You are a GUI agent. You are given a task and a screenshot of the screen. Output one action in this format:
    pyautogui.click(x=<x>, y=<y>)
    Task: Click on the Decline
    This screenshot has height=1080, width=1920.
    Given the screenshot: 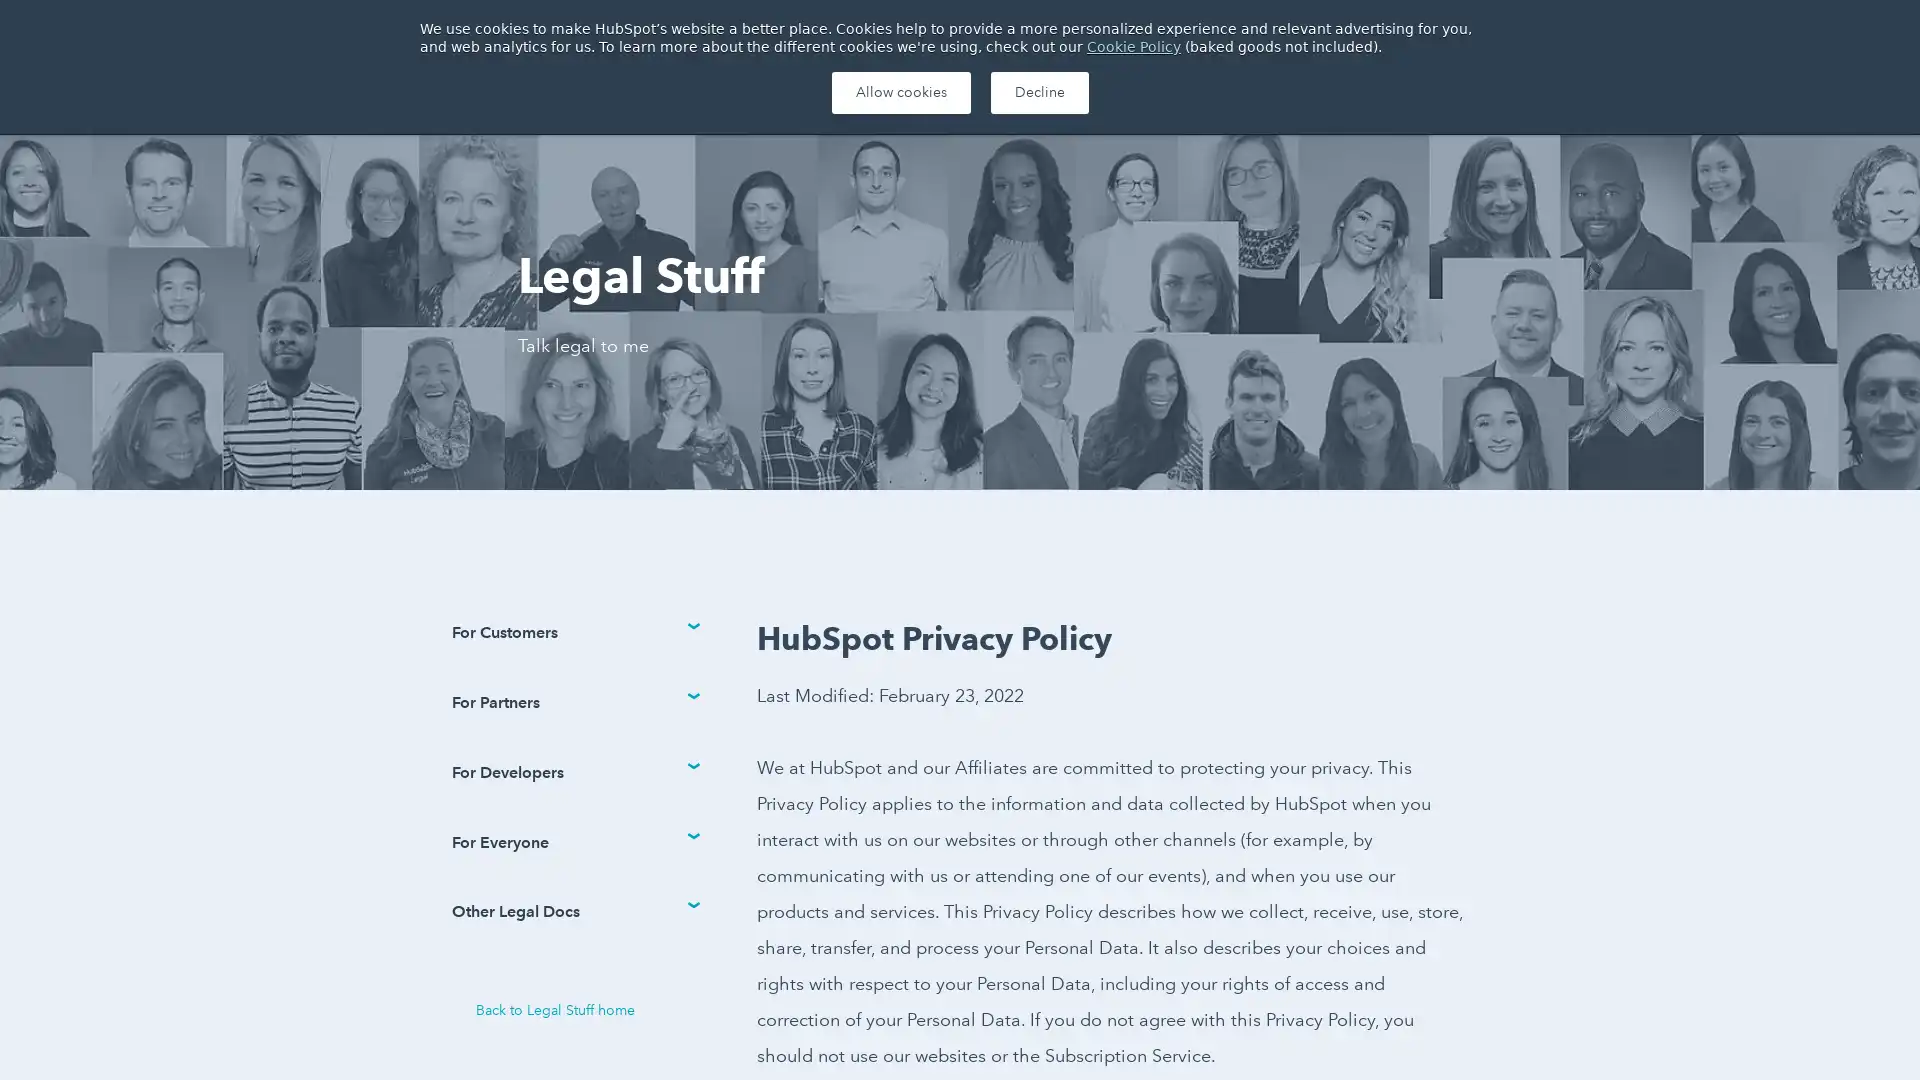 What is the action you would take?
    pyautogui.click(x=1038, y=92)
    